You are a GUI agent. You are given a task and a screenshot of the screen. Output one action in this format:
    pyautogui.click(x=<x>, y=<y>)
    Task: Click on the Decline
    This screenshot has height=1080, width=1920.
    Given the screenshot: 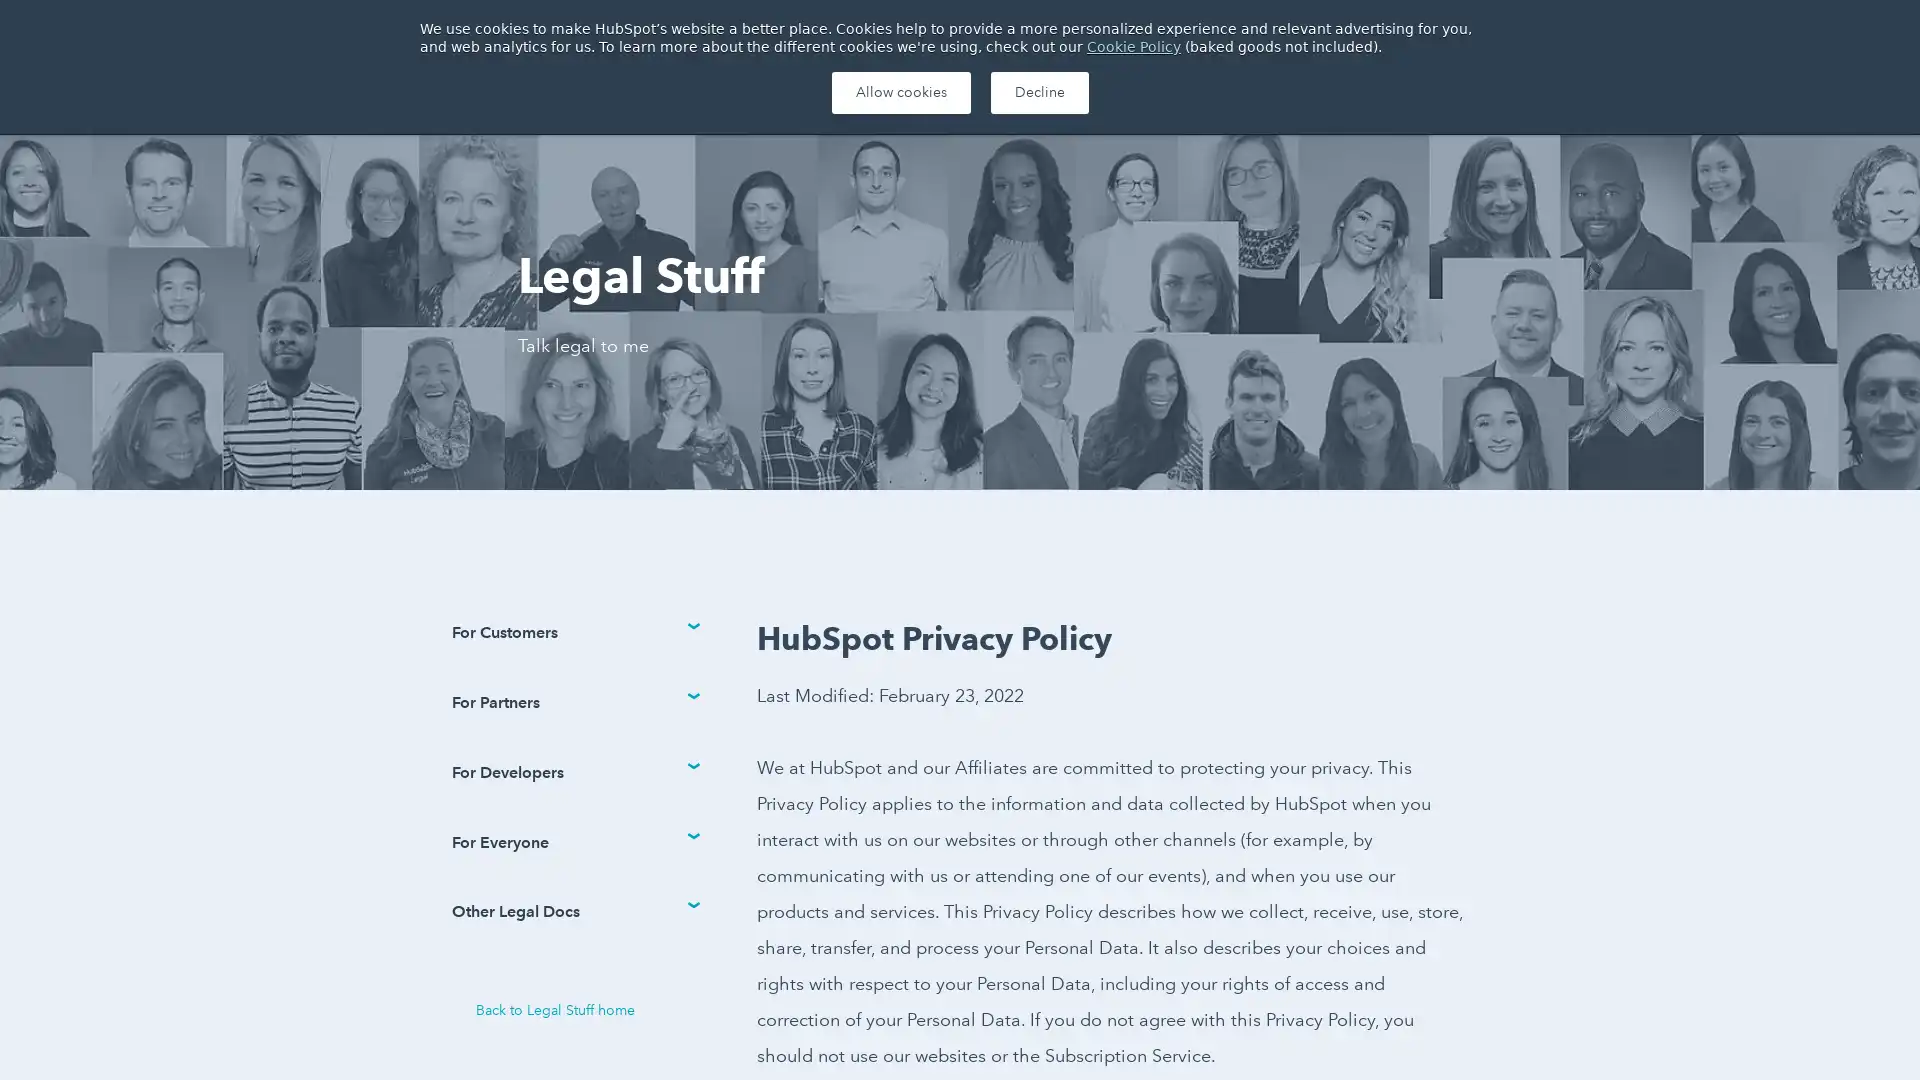 What is the action you would take?
    pyautogui.click(x=1038, y=92)
    